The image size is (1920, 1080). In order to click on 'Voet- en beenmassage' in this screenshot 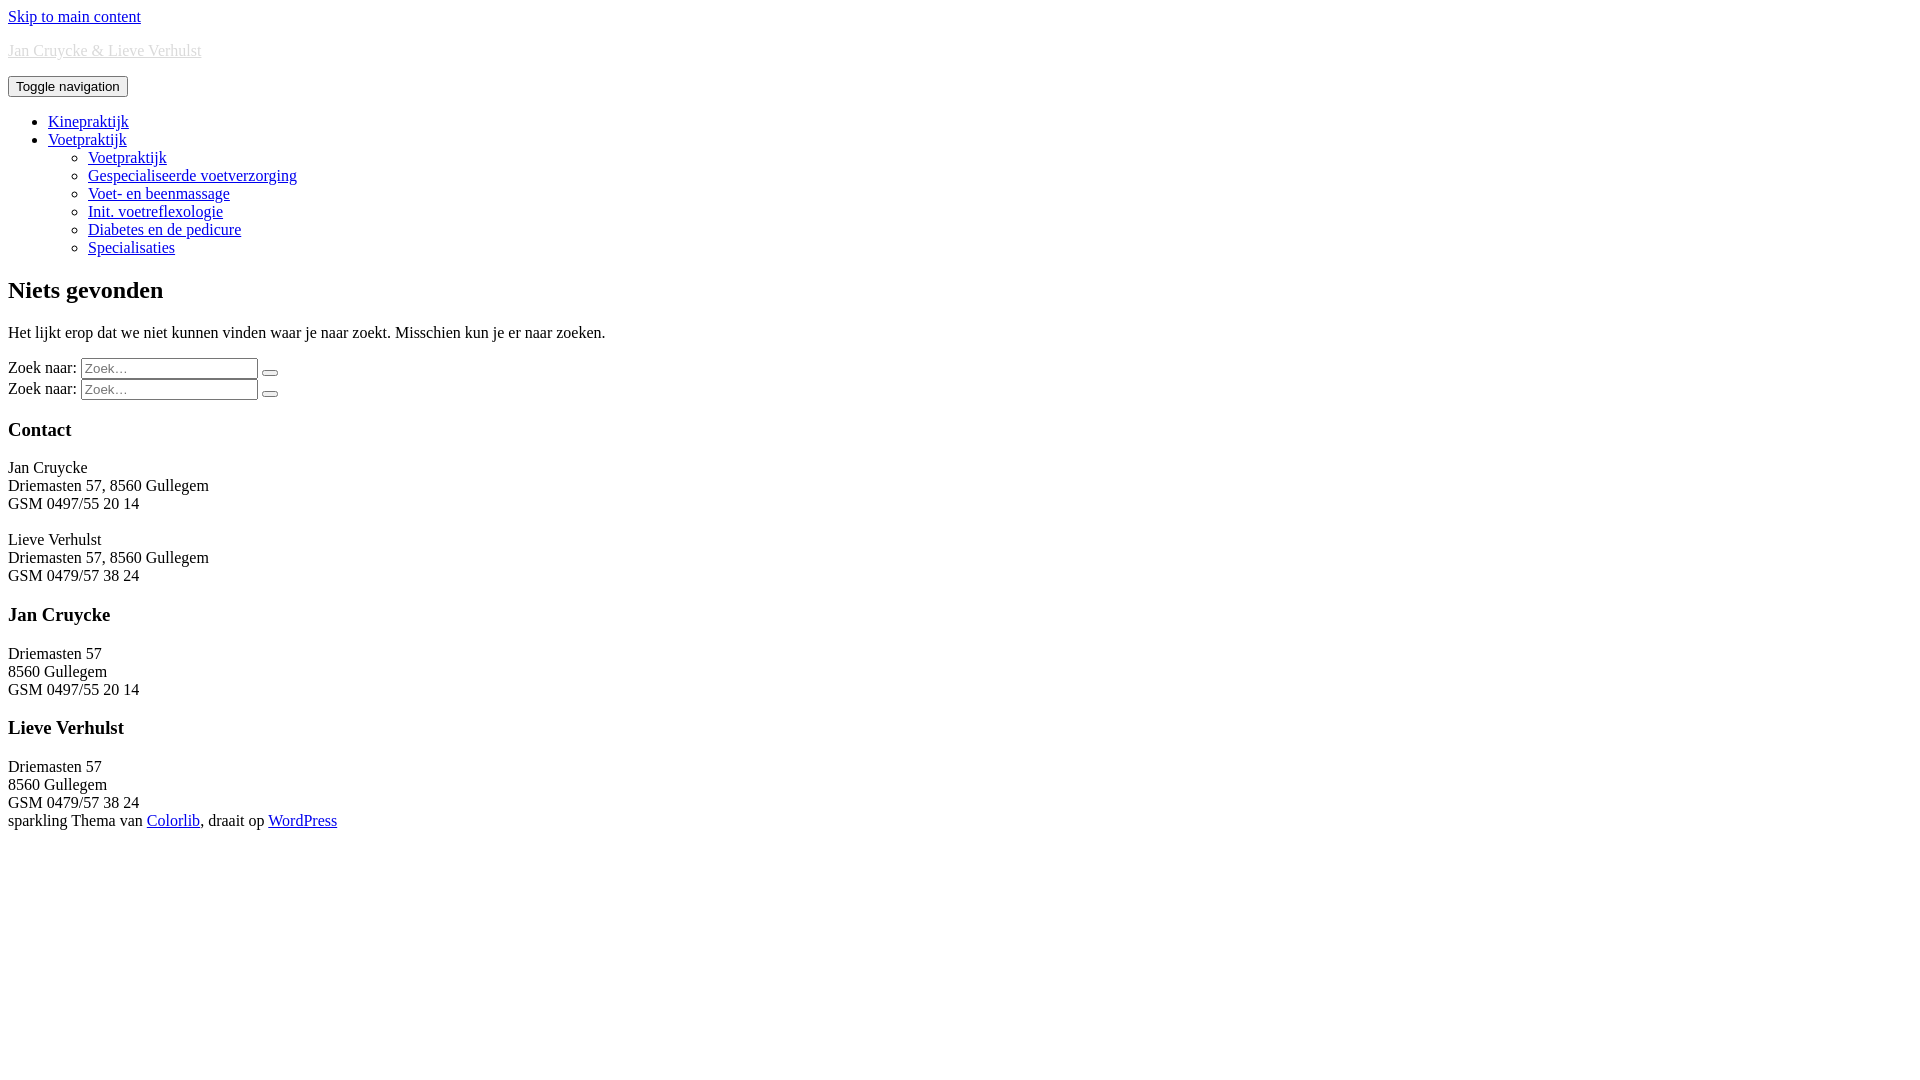, I will do `click(157, 193)`.